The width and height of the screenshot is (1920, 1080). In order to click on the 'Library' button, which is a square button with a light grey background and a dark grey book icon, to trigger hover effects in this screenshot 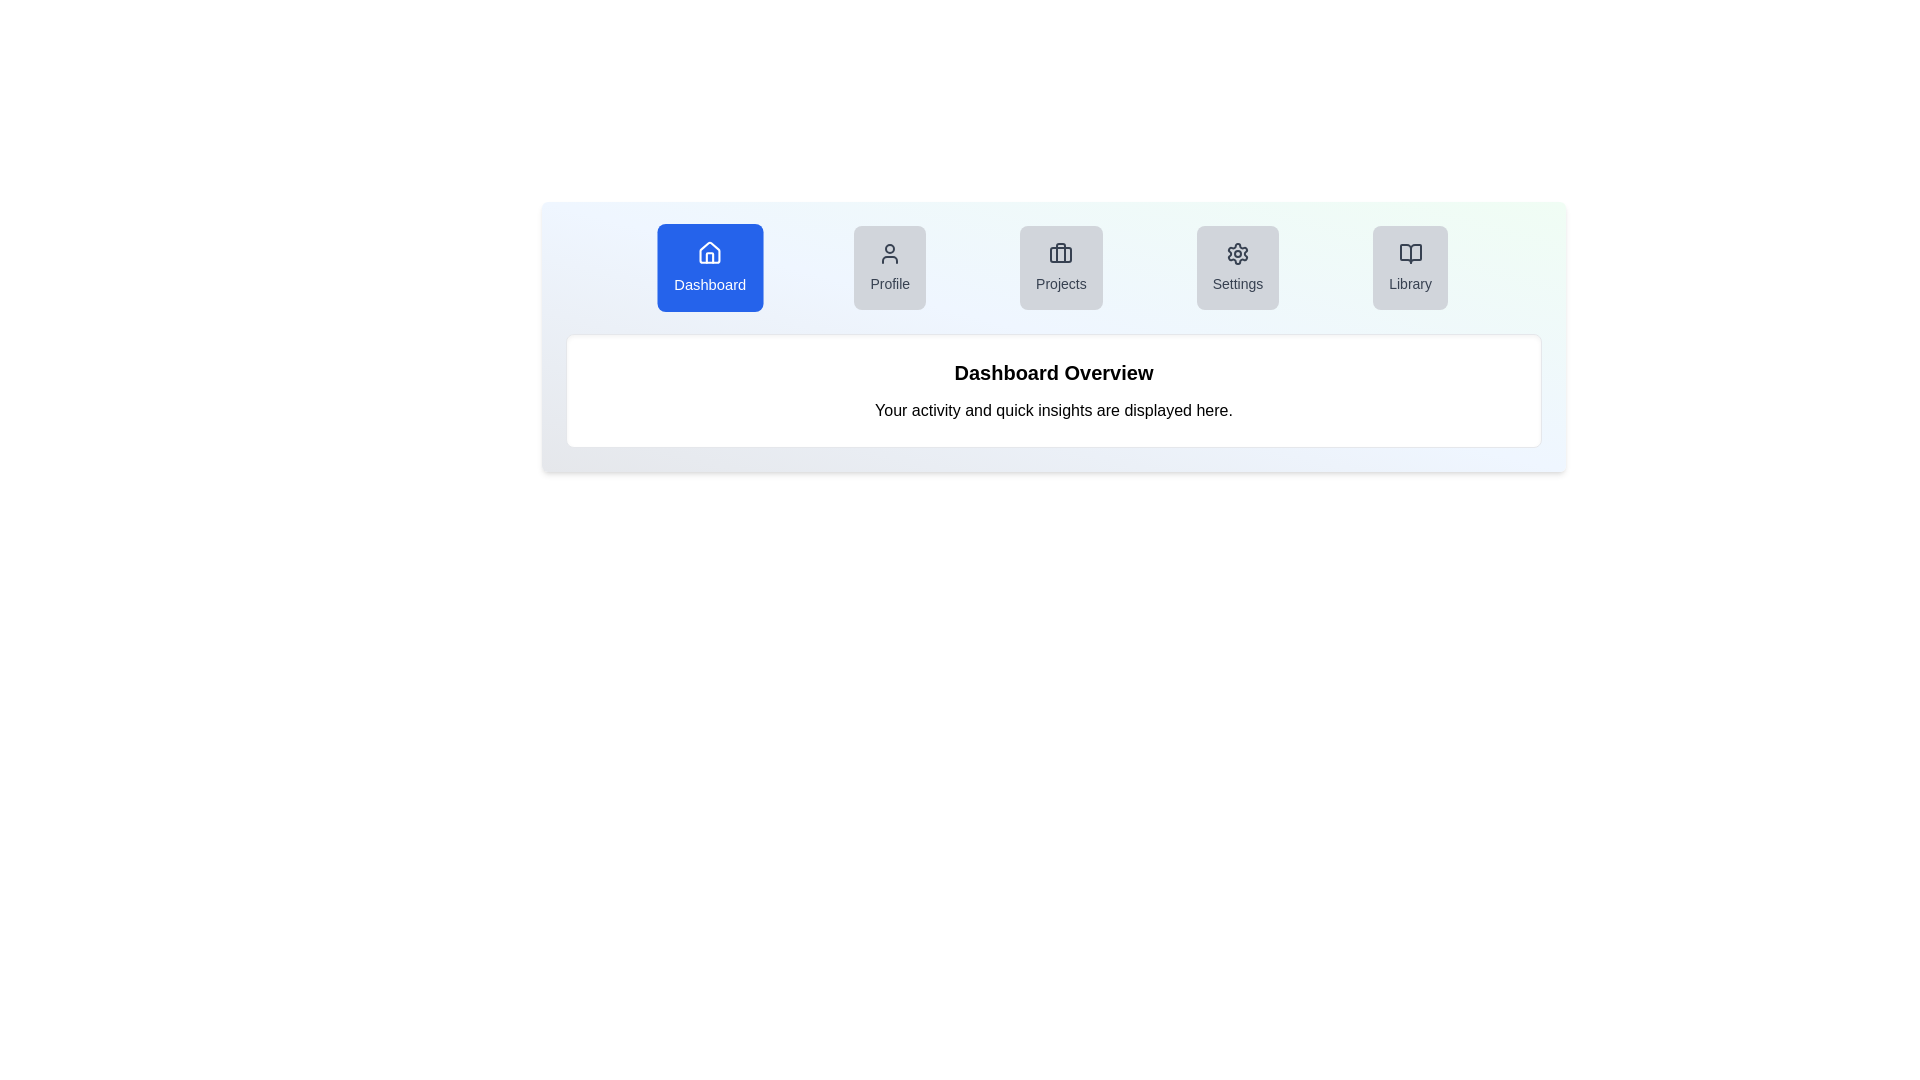, I will do `click(1409, 266)`.